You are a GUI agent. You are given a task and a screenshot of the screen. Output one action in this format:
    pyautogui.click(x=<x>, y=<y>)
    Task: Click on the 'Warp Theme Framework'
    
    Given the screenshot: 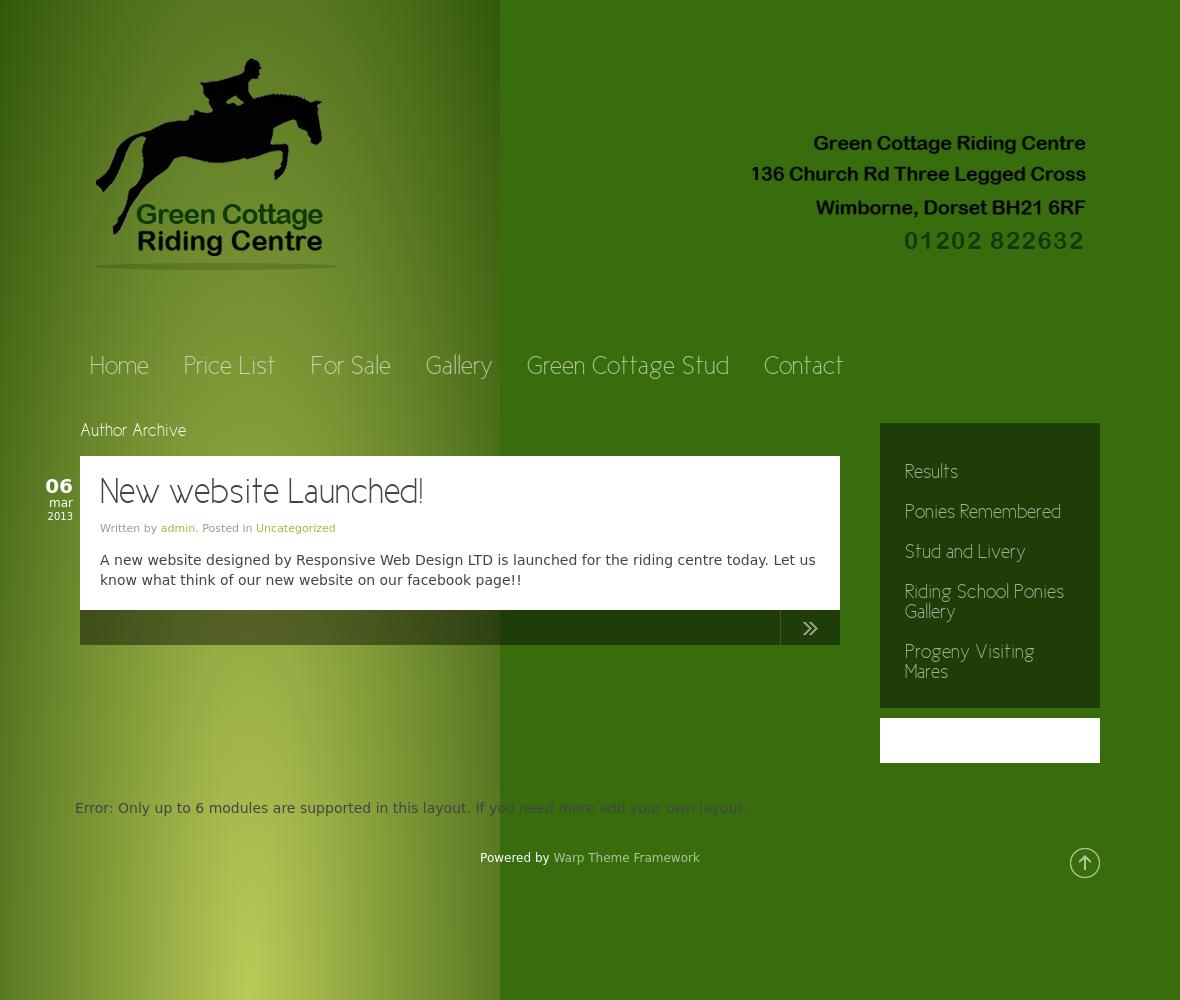 What is the action you would take?
    pyautogui.click(x=552, y=857)
    